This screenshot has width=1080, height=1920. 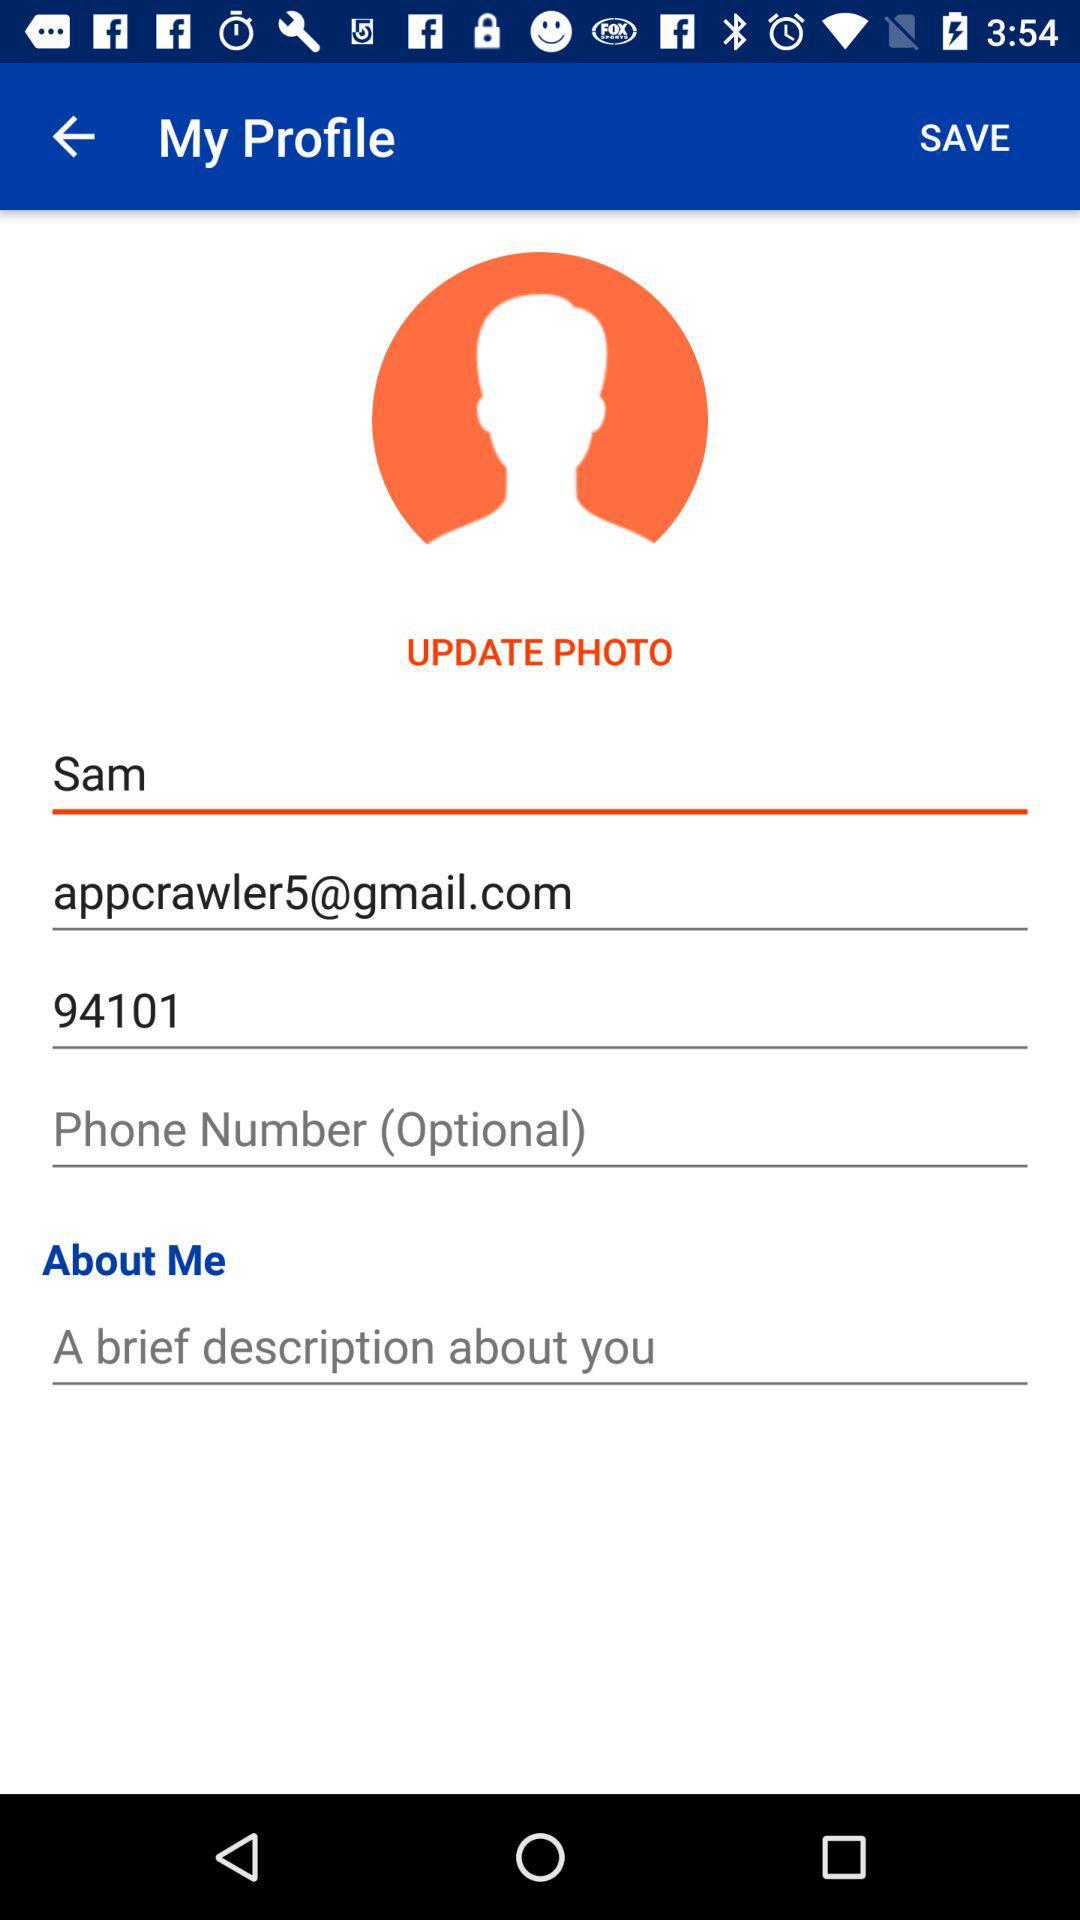 I want to click on app to the left of my profile icon, so click(x=72, y=135).